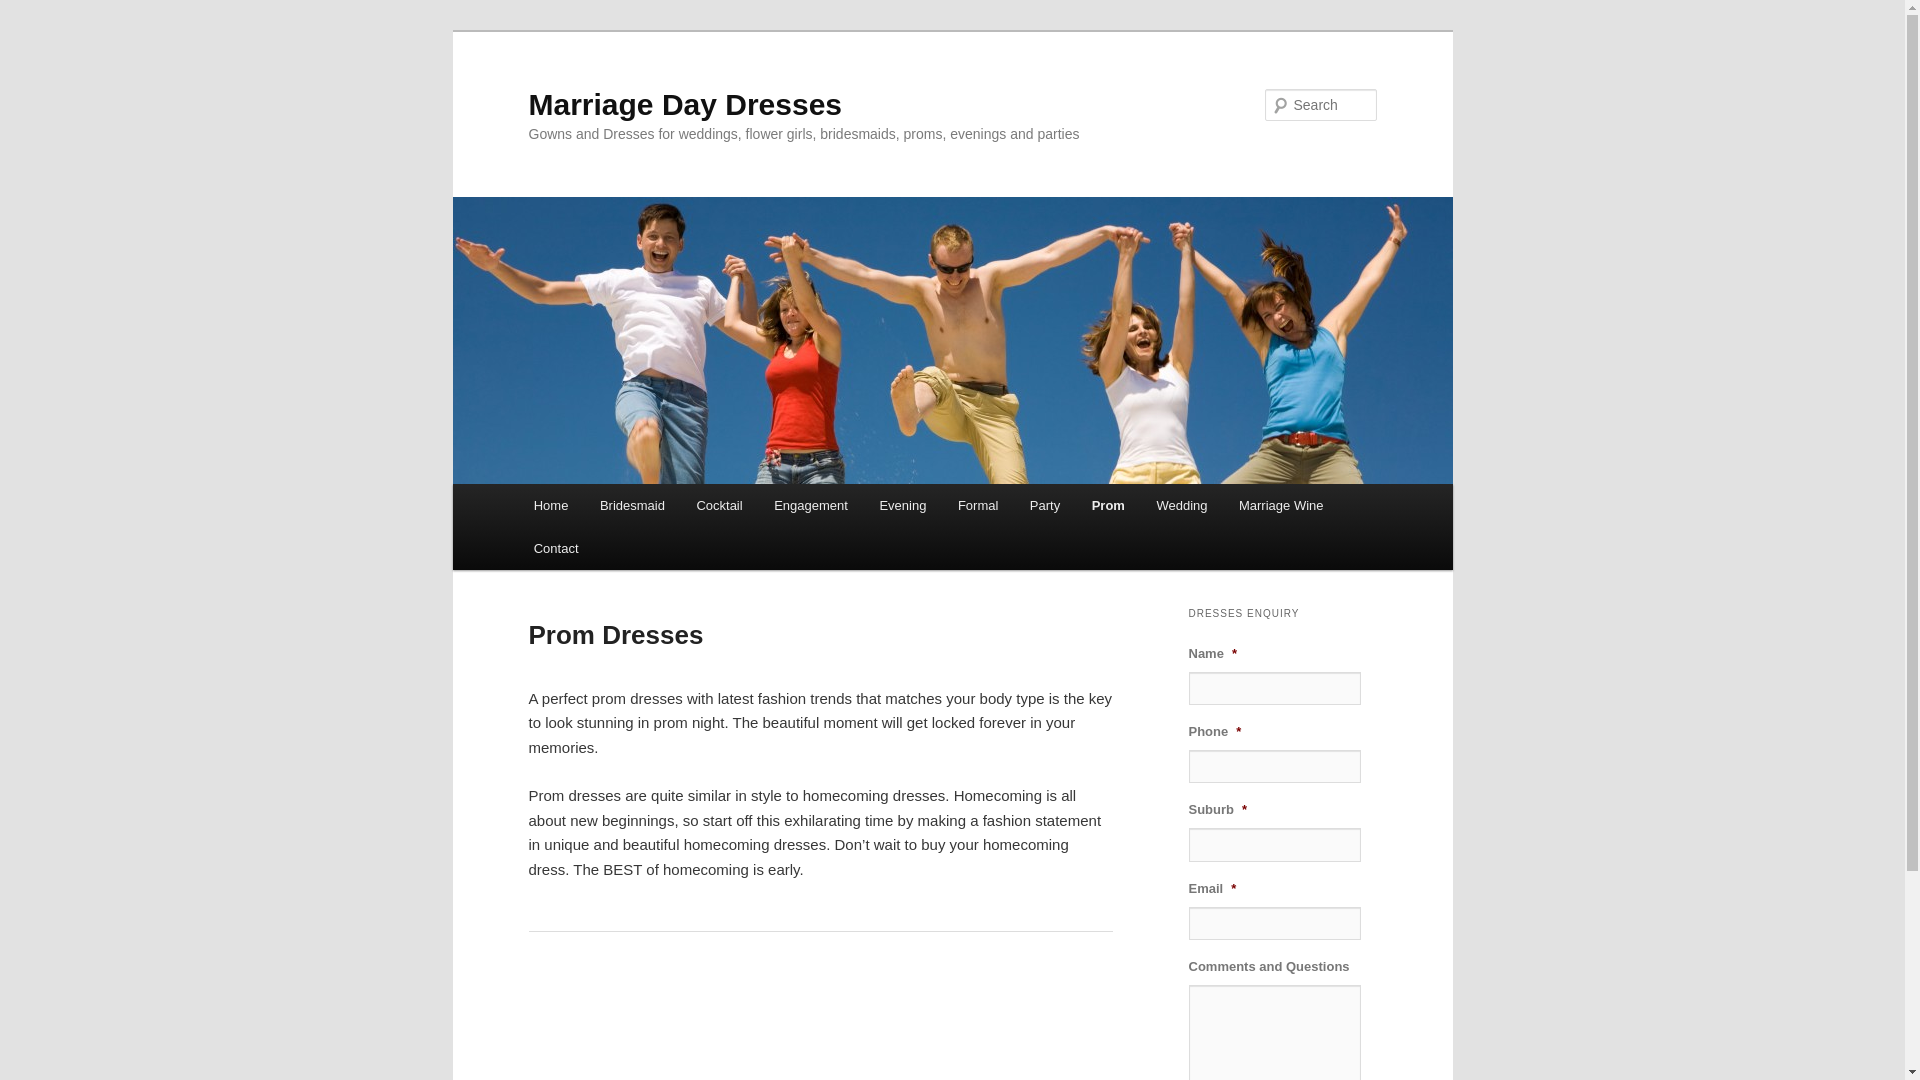 The height and width of the screenshot is (1080, 1920). I want to click on 'Contact', so click(556, 548).